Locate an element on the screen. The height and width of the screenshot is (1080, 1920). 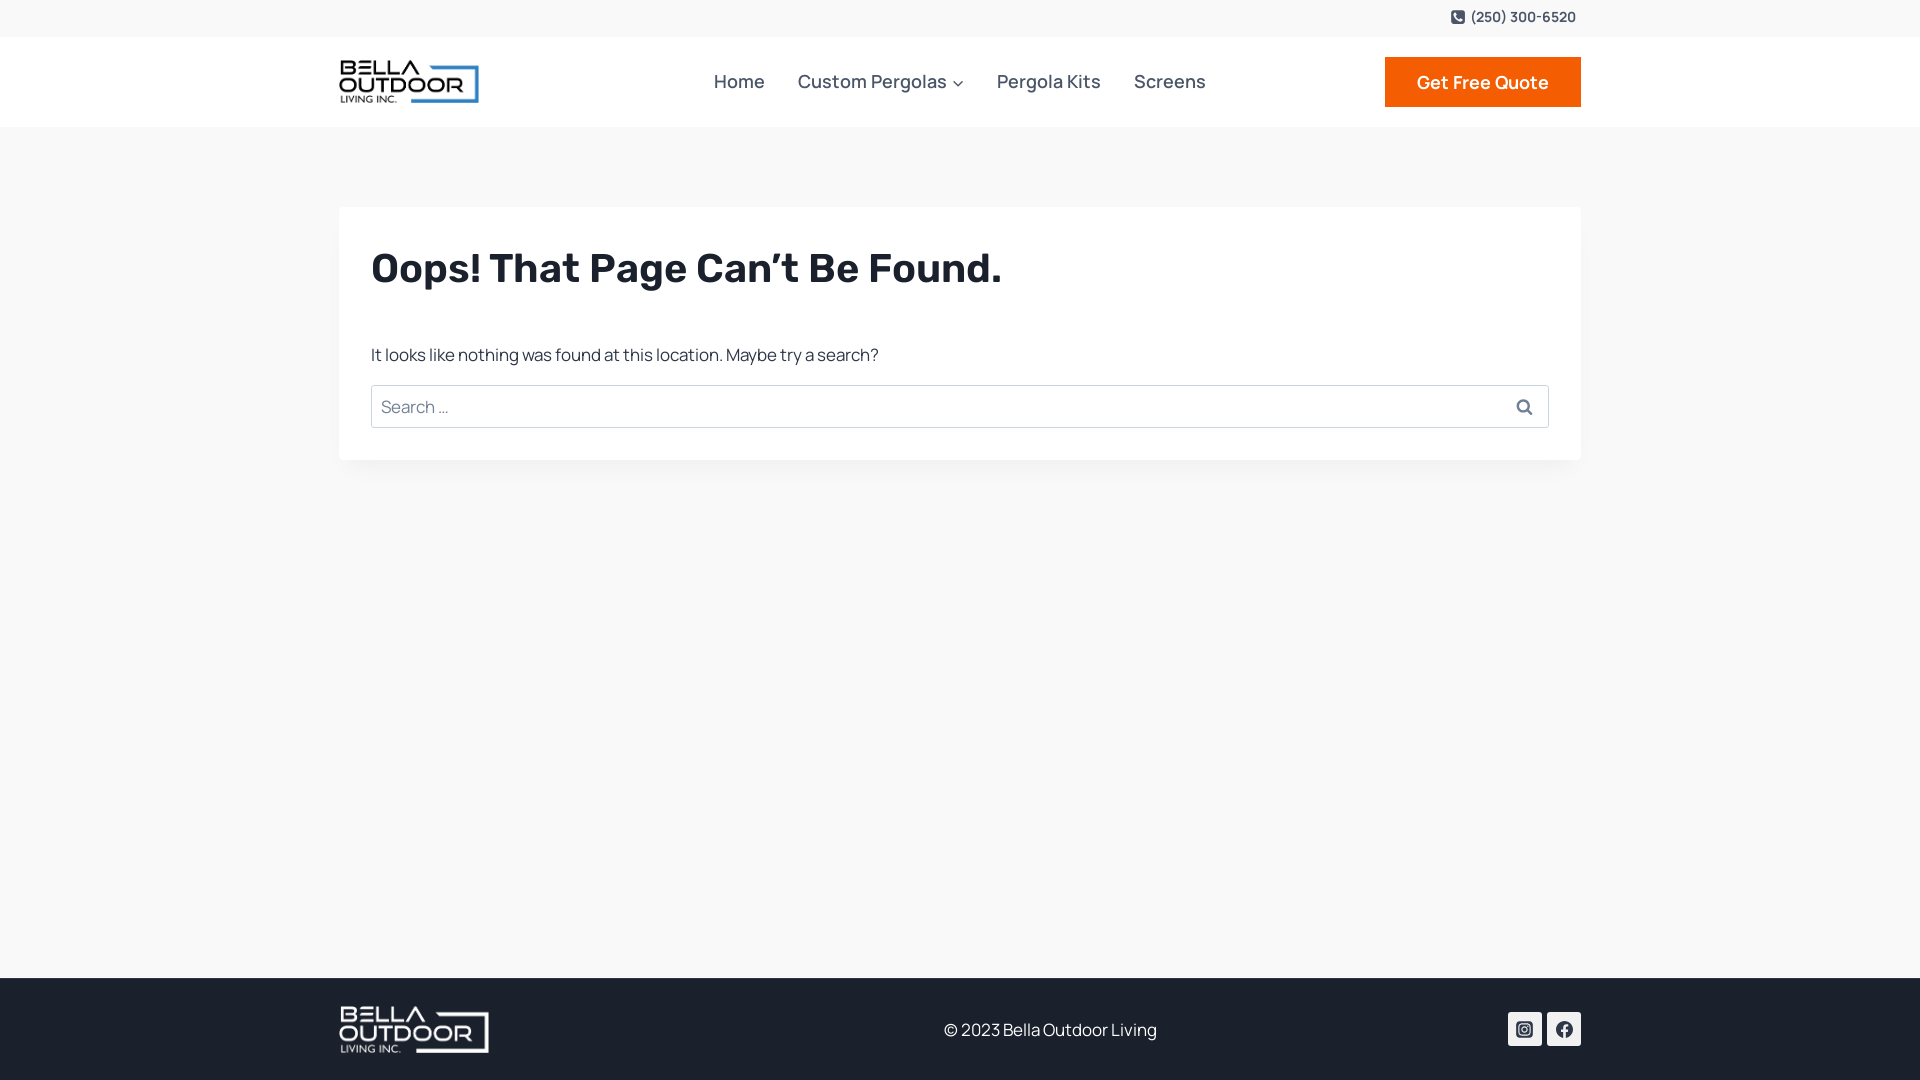
'(250) 300-6520' is located at coordinates (1512, 16).